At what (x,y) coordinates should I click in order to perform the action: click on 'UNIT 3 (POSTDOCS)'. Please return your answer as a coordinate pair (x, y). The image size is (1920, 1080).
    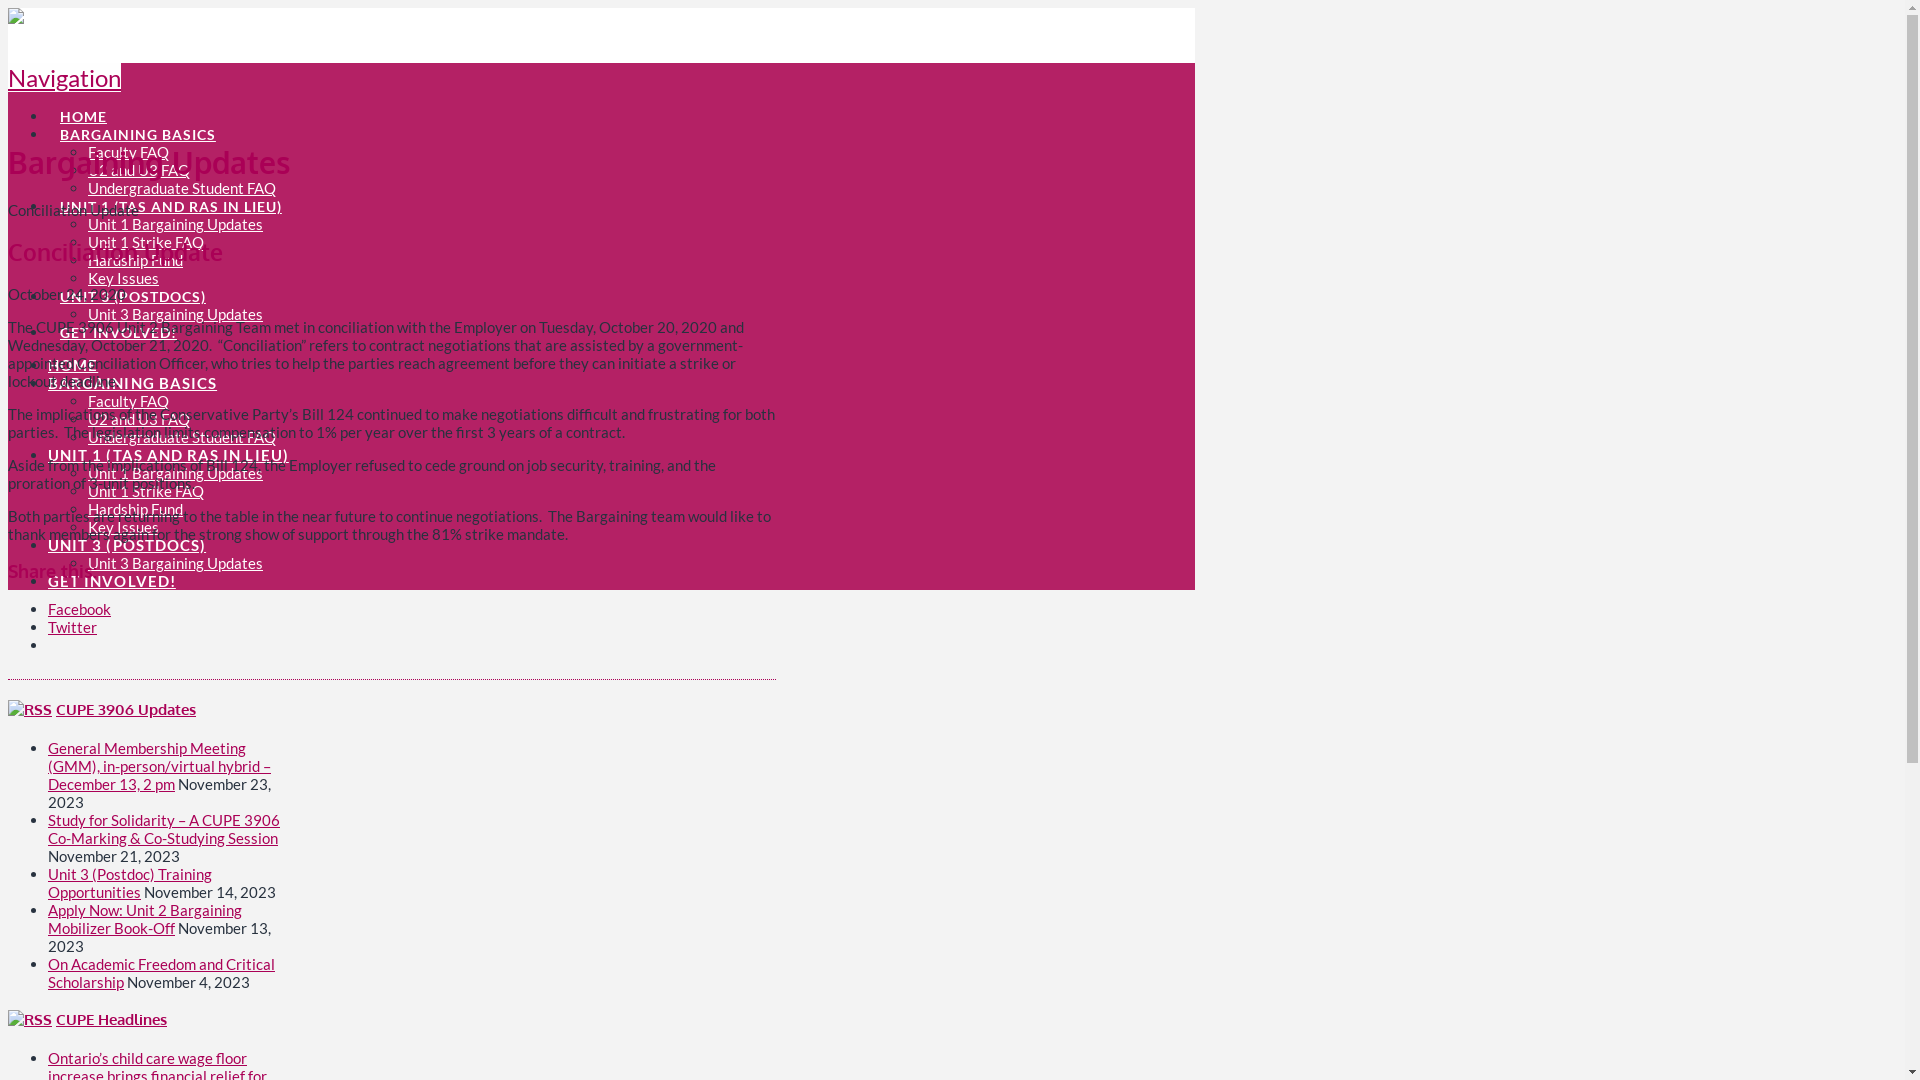
    Looking at the image, I should click on (131, 285).